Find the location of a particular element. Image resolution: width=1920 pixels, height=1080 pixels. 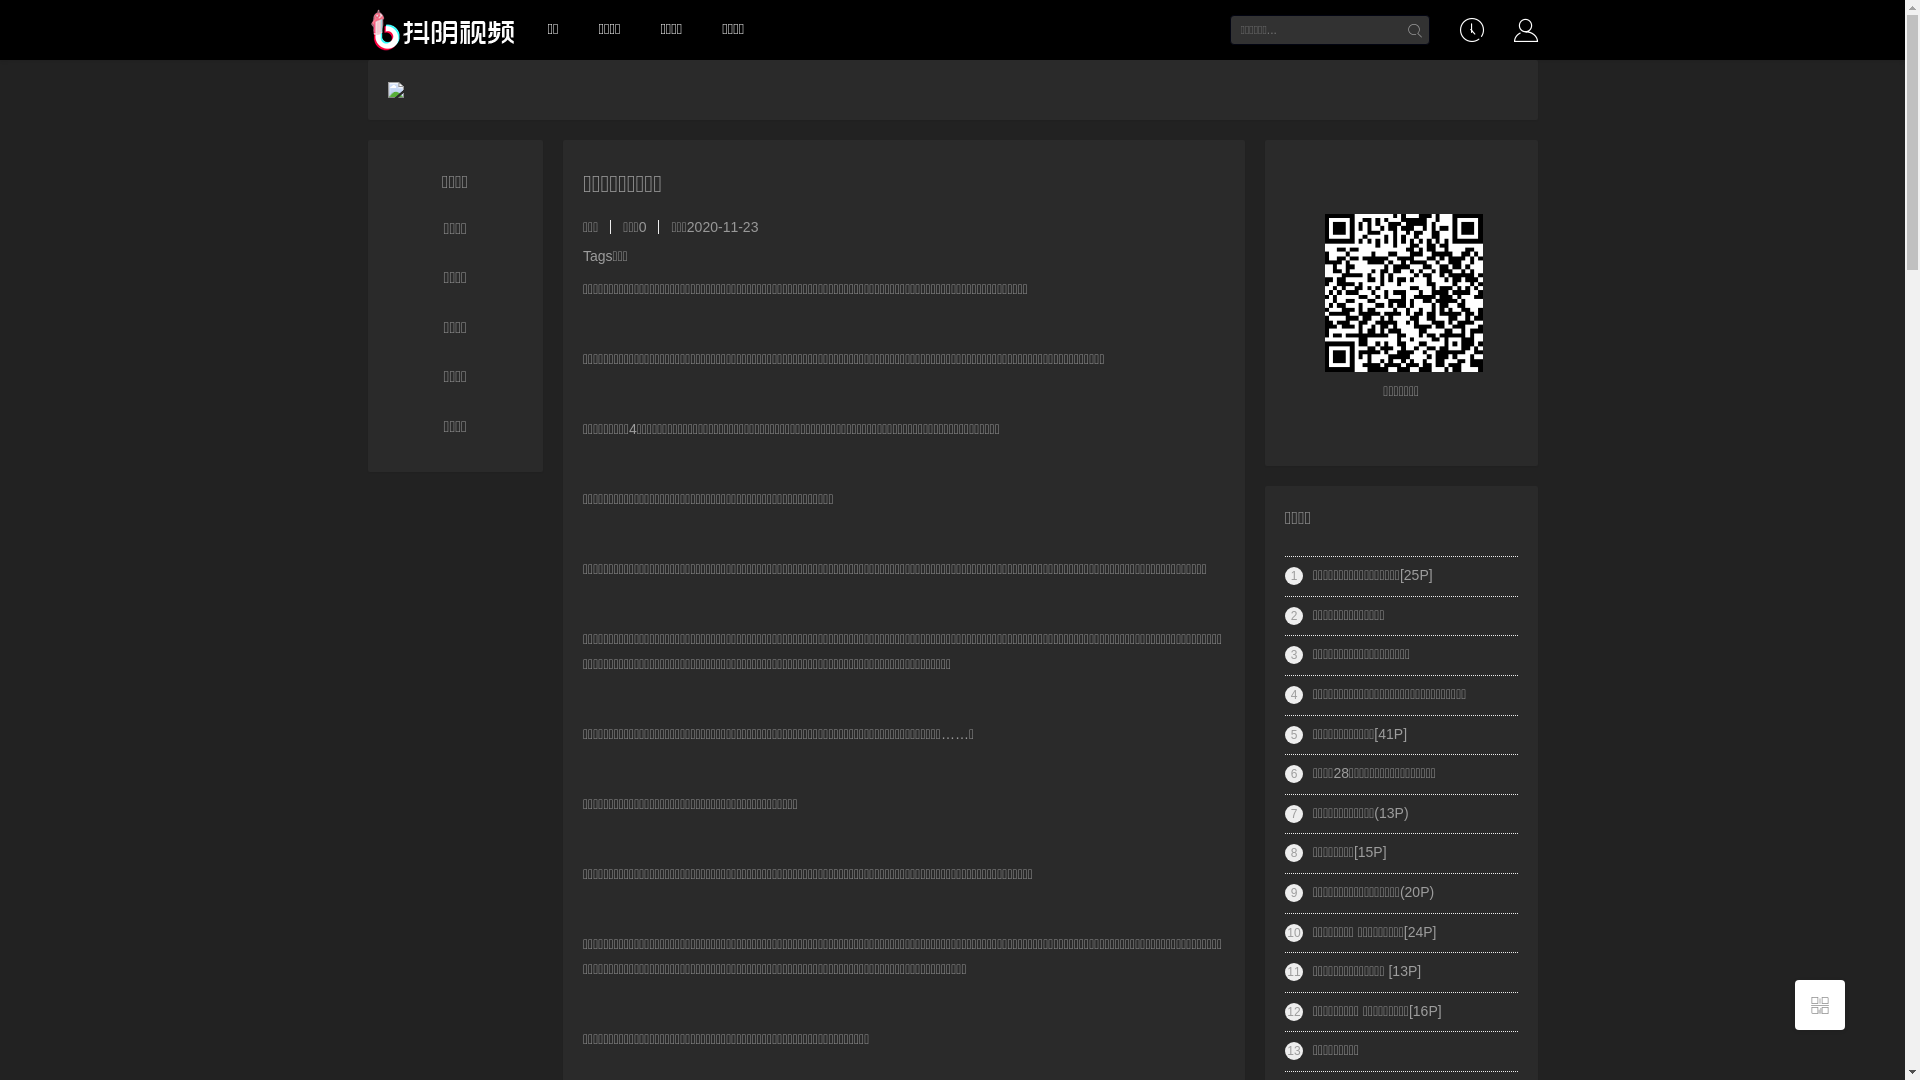

'https://www.38dav.com/xingaijiqiao/25814/' is located at coordinates (1400, 283).